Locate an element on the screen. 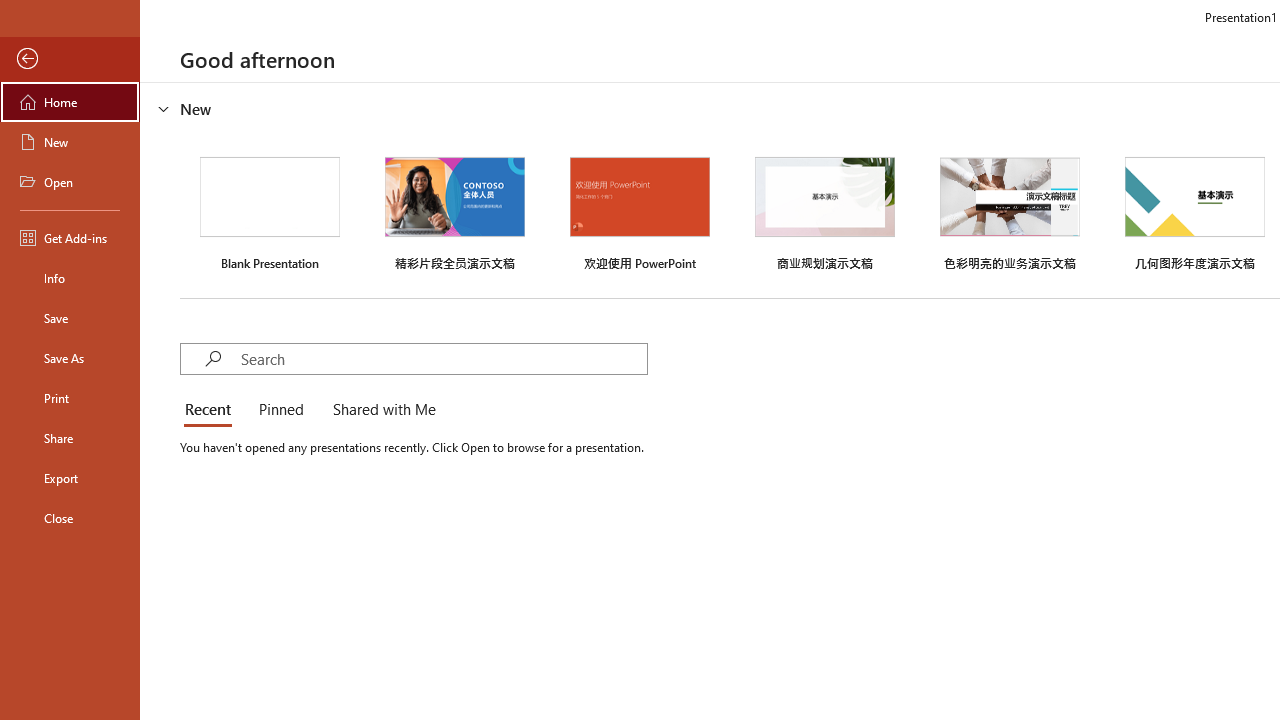 Image resolution: width=1280 pixels, height=720 pixels. 'Blank Presentation' is located at coordinates (269, 211).